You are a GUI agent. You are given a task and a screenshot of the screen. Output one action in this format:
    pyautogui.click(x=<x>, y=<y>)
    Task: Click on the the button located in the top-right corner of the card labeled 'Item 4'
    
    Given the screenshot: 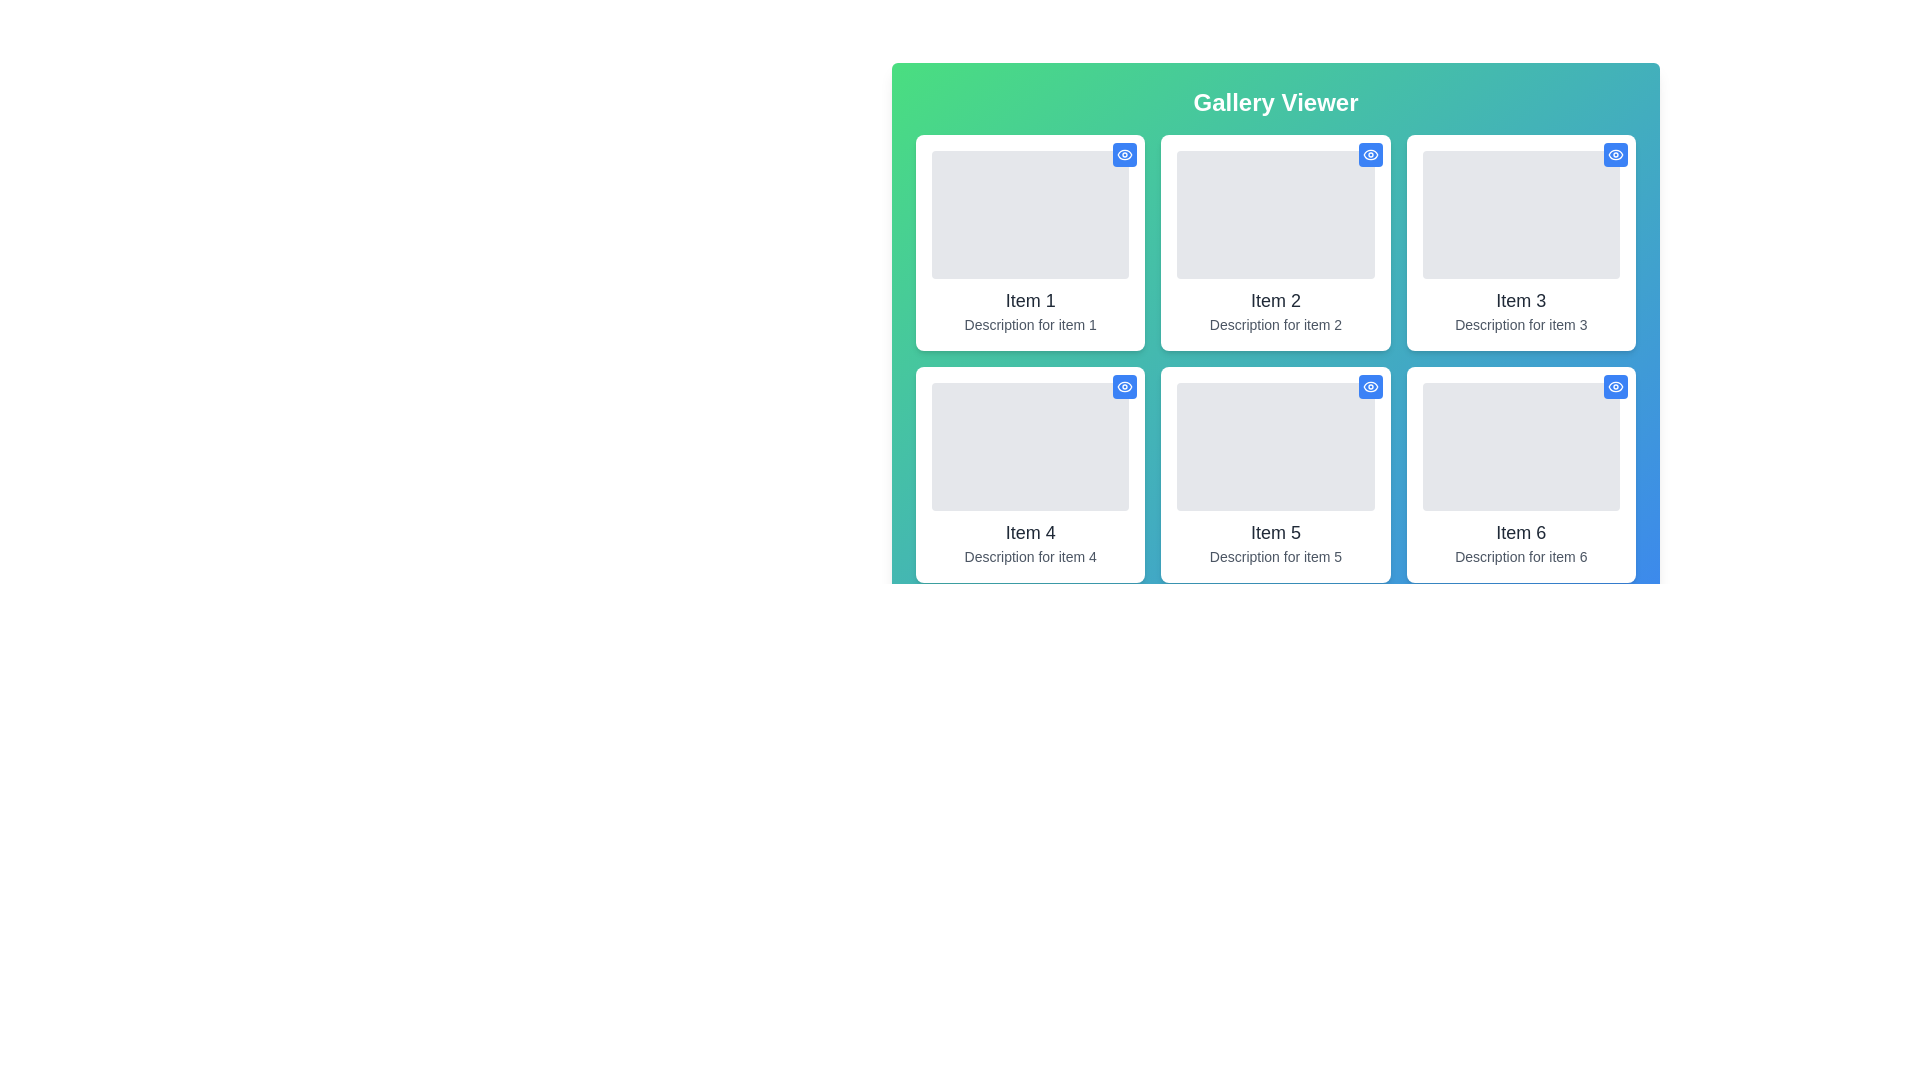 What is the action you would take?
    pyautogui.click(x=1125, y=386)
    